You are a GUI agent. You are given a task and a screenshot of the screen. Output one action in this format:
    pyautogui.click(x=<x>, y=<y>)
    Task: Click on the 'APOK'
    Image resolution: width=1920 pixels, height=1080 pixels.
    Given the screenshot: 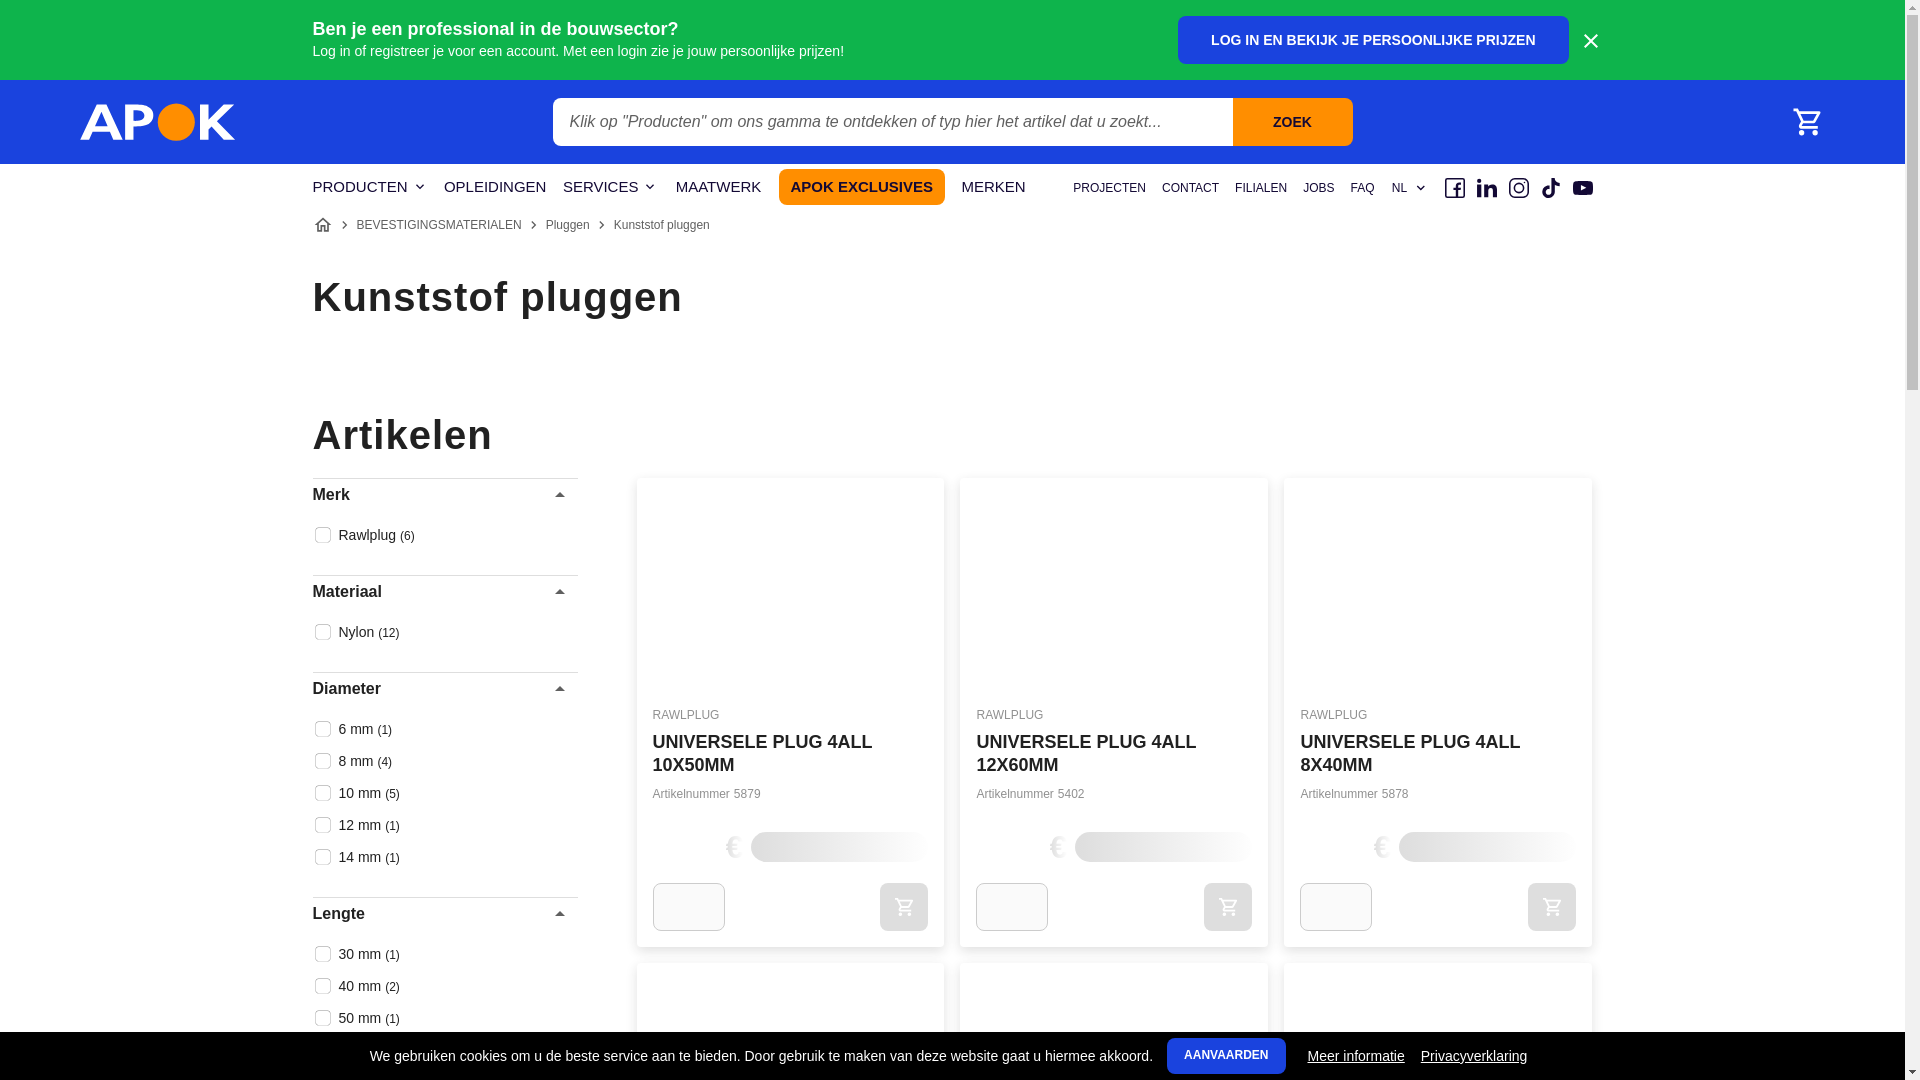 What is the action you would take?
    pyautogui.click(x=157, y=122)
    